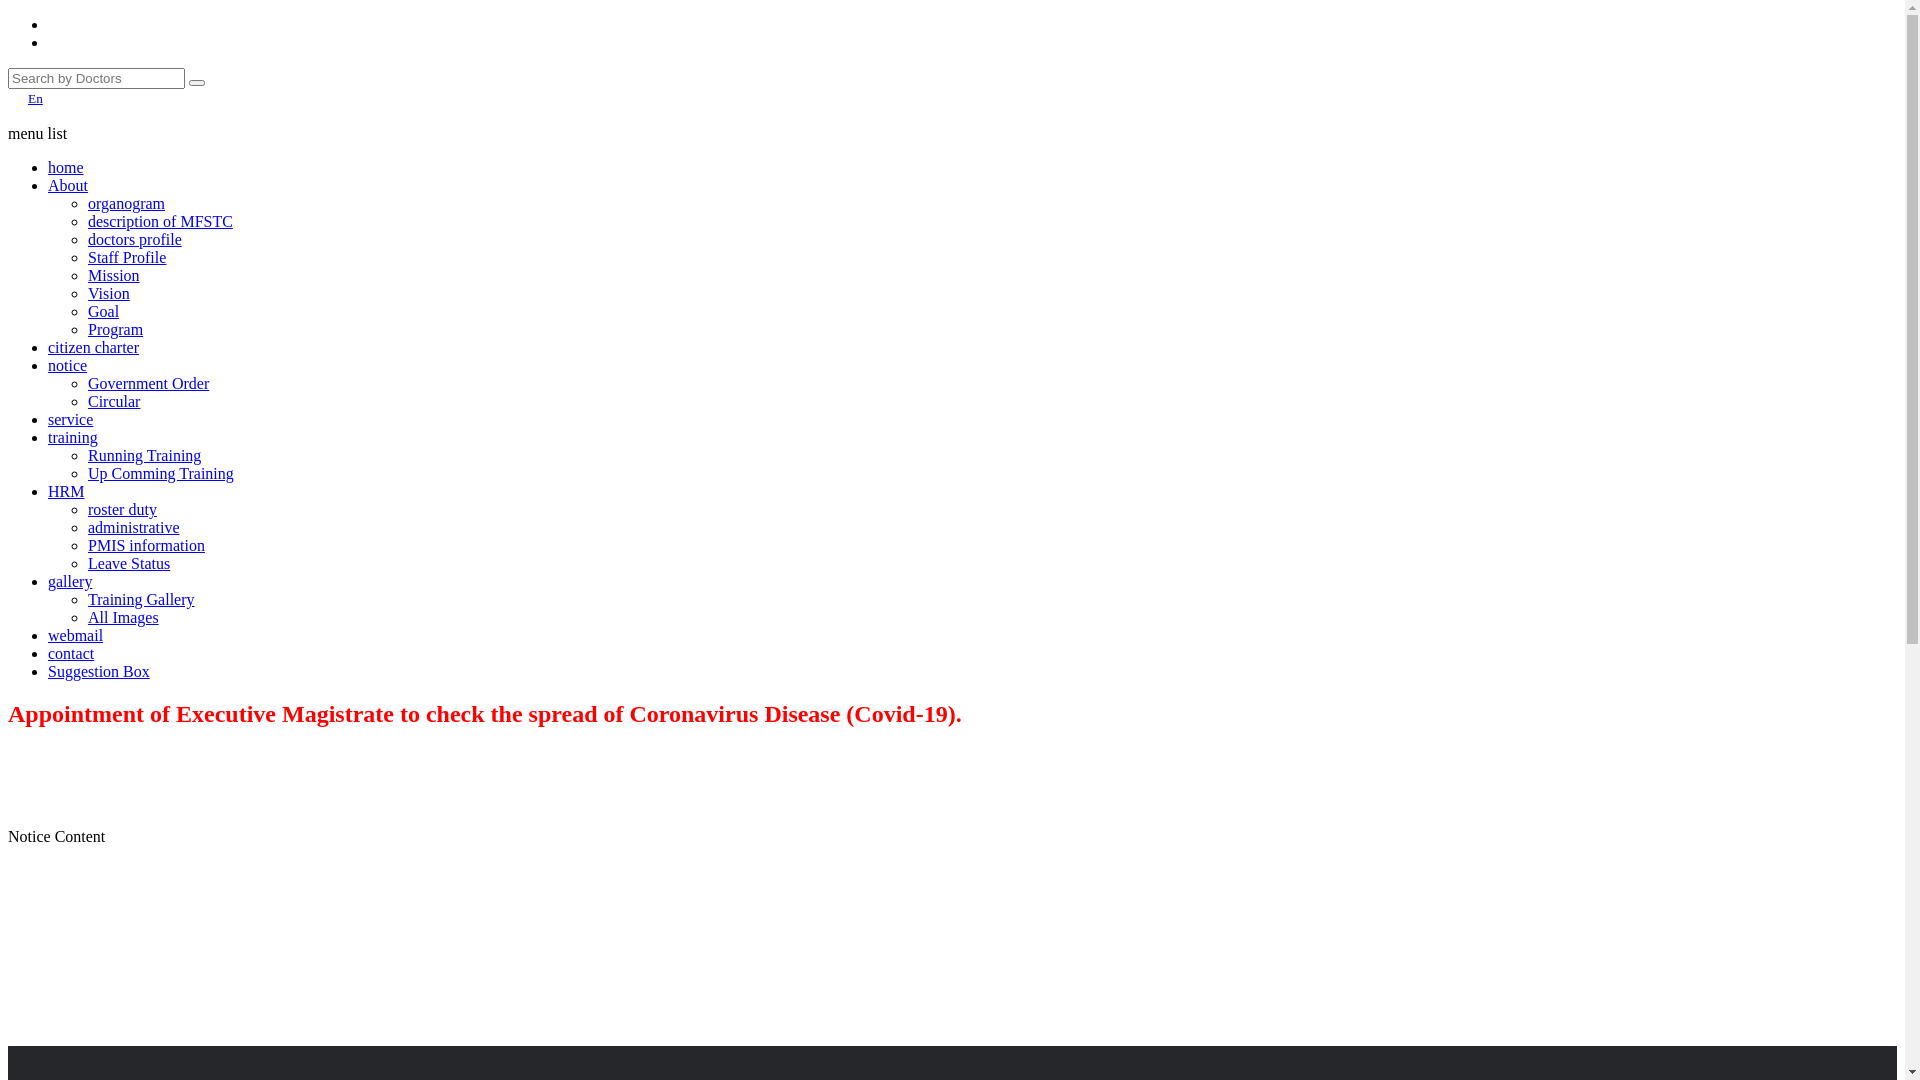  What do you see at coordinates (48, 653) in the screenshot?
I see `'contact'` at bounding box center [48, 653].